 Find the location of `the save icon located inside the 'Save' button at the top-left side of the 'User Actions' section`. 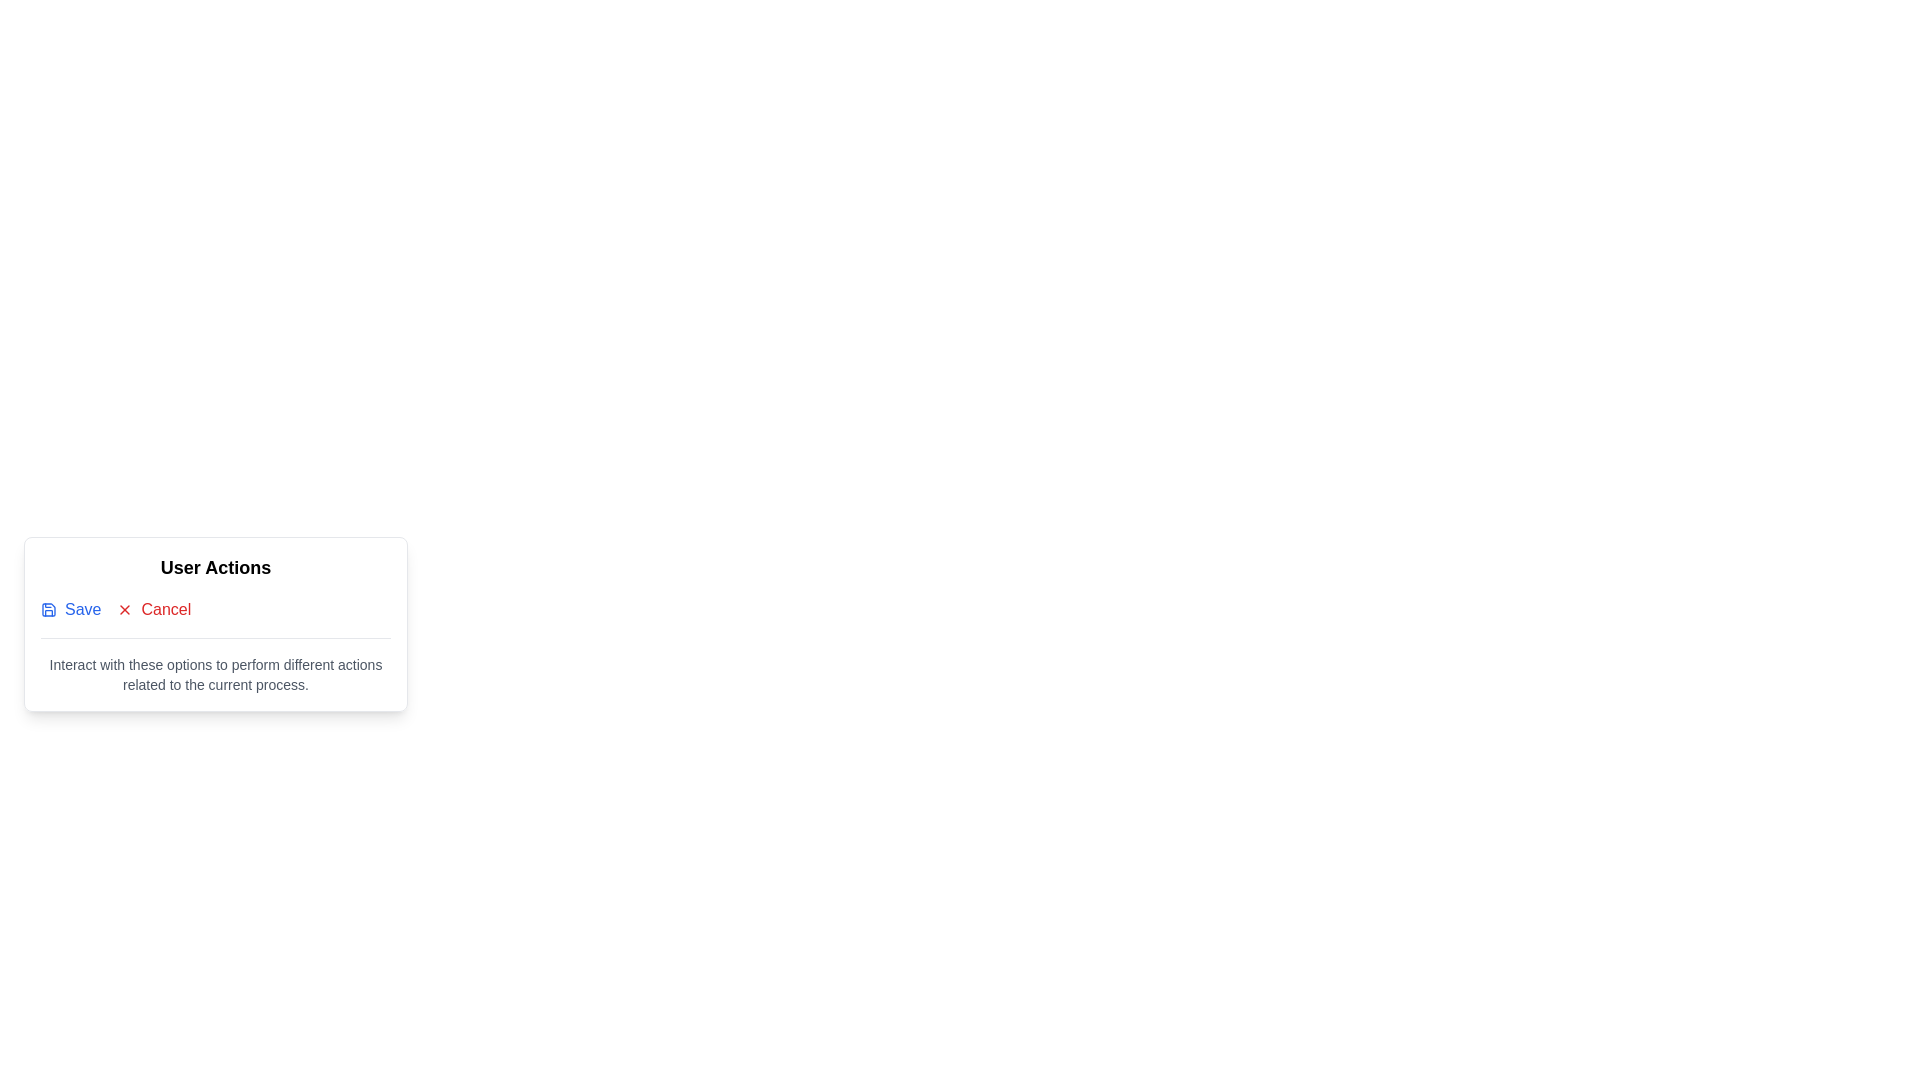

the save icon located inside the 'Save' button at the top-left side of the 'User Actions' section is located at coordinates (48, 608).